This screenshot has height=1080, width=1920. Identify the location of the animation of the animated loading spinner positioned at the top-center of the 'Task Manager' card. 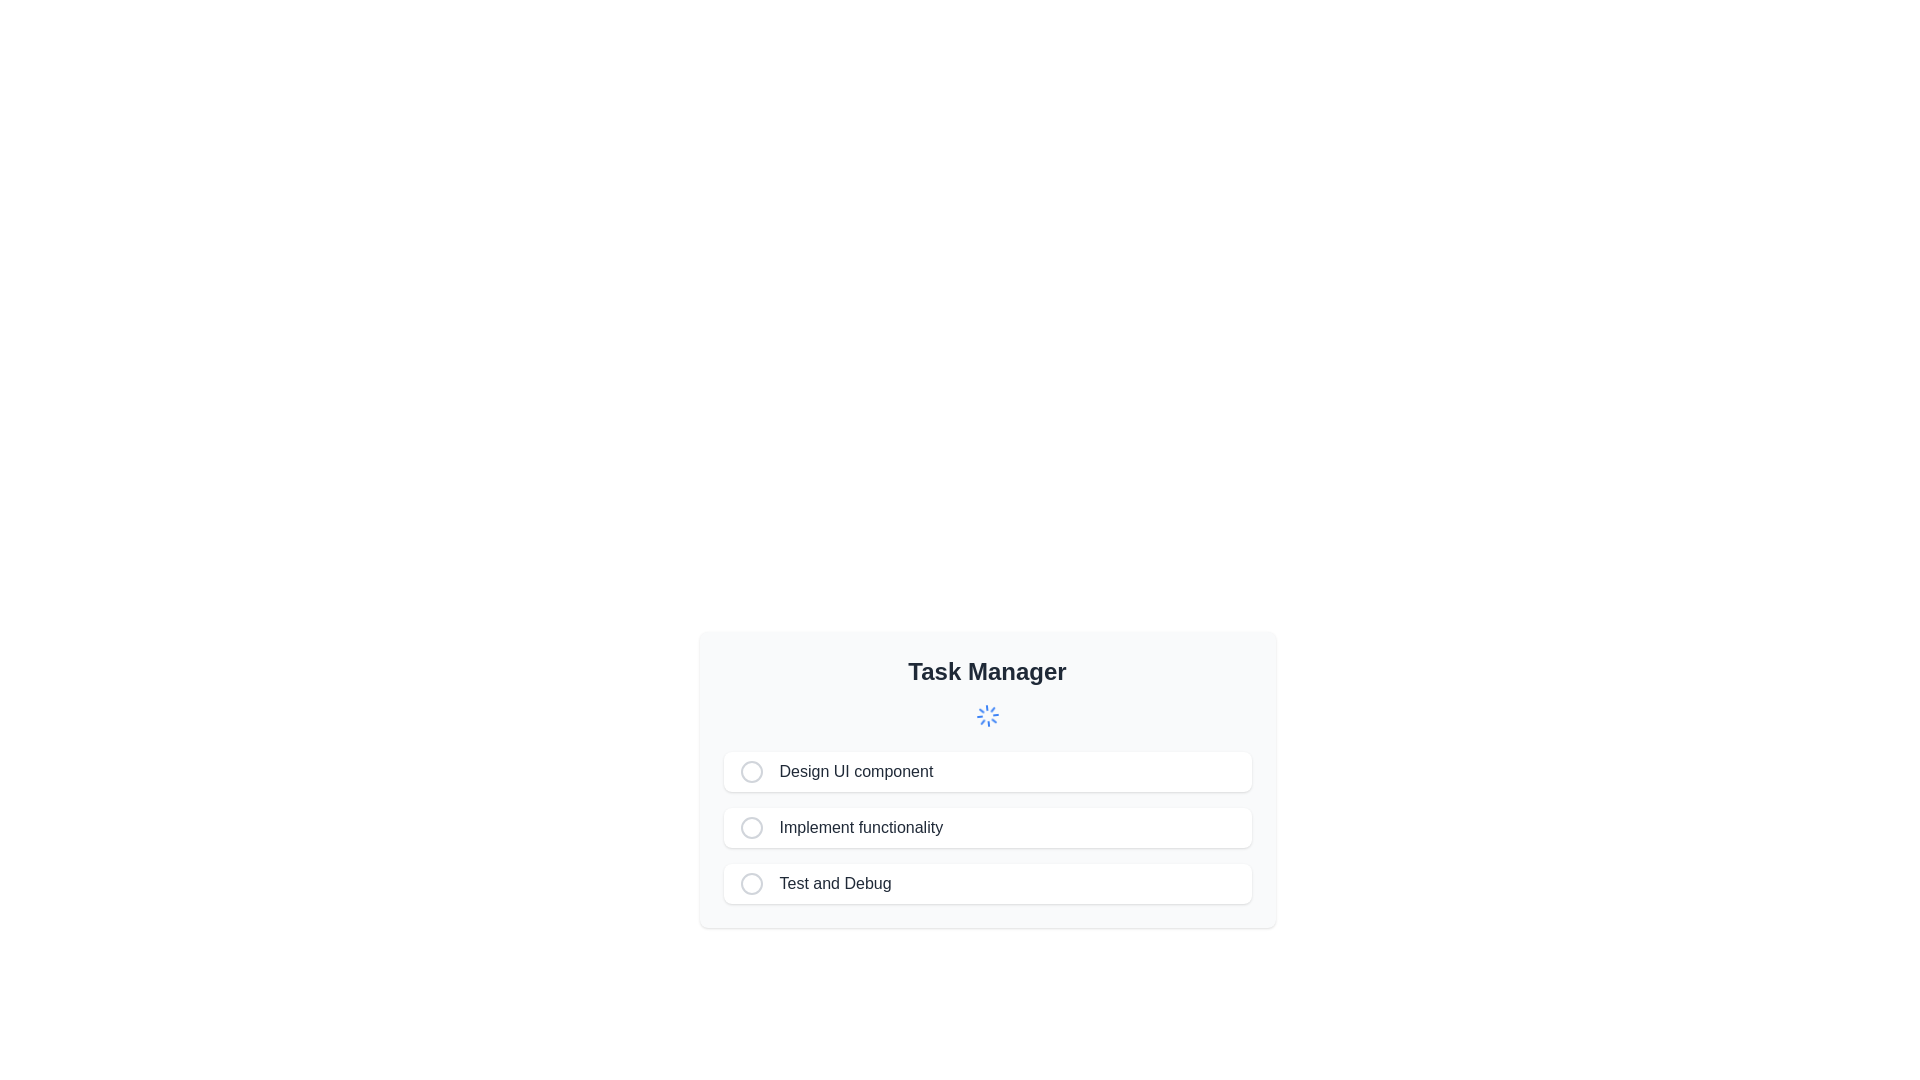
(987, 715).